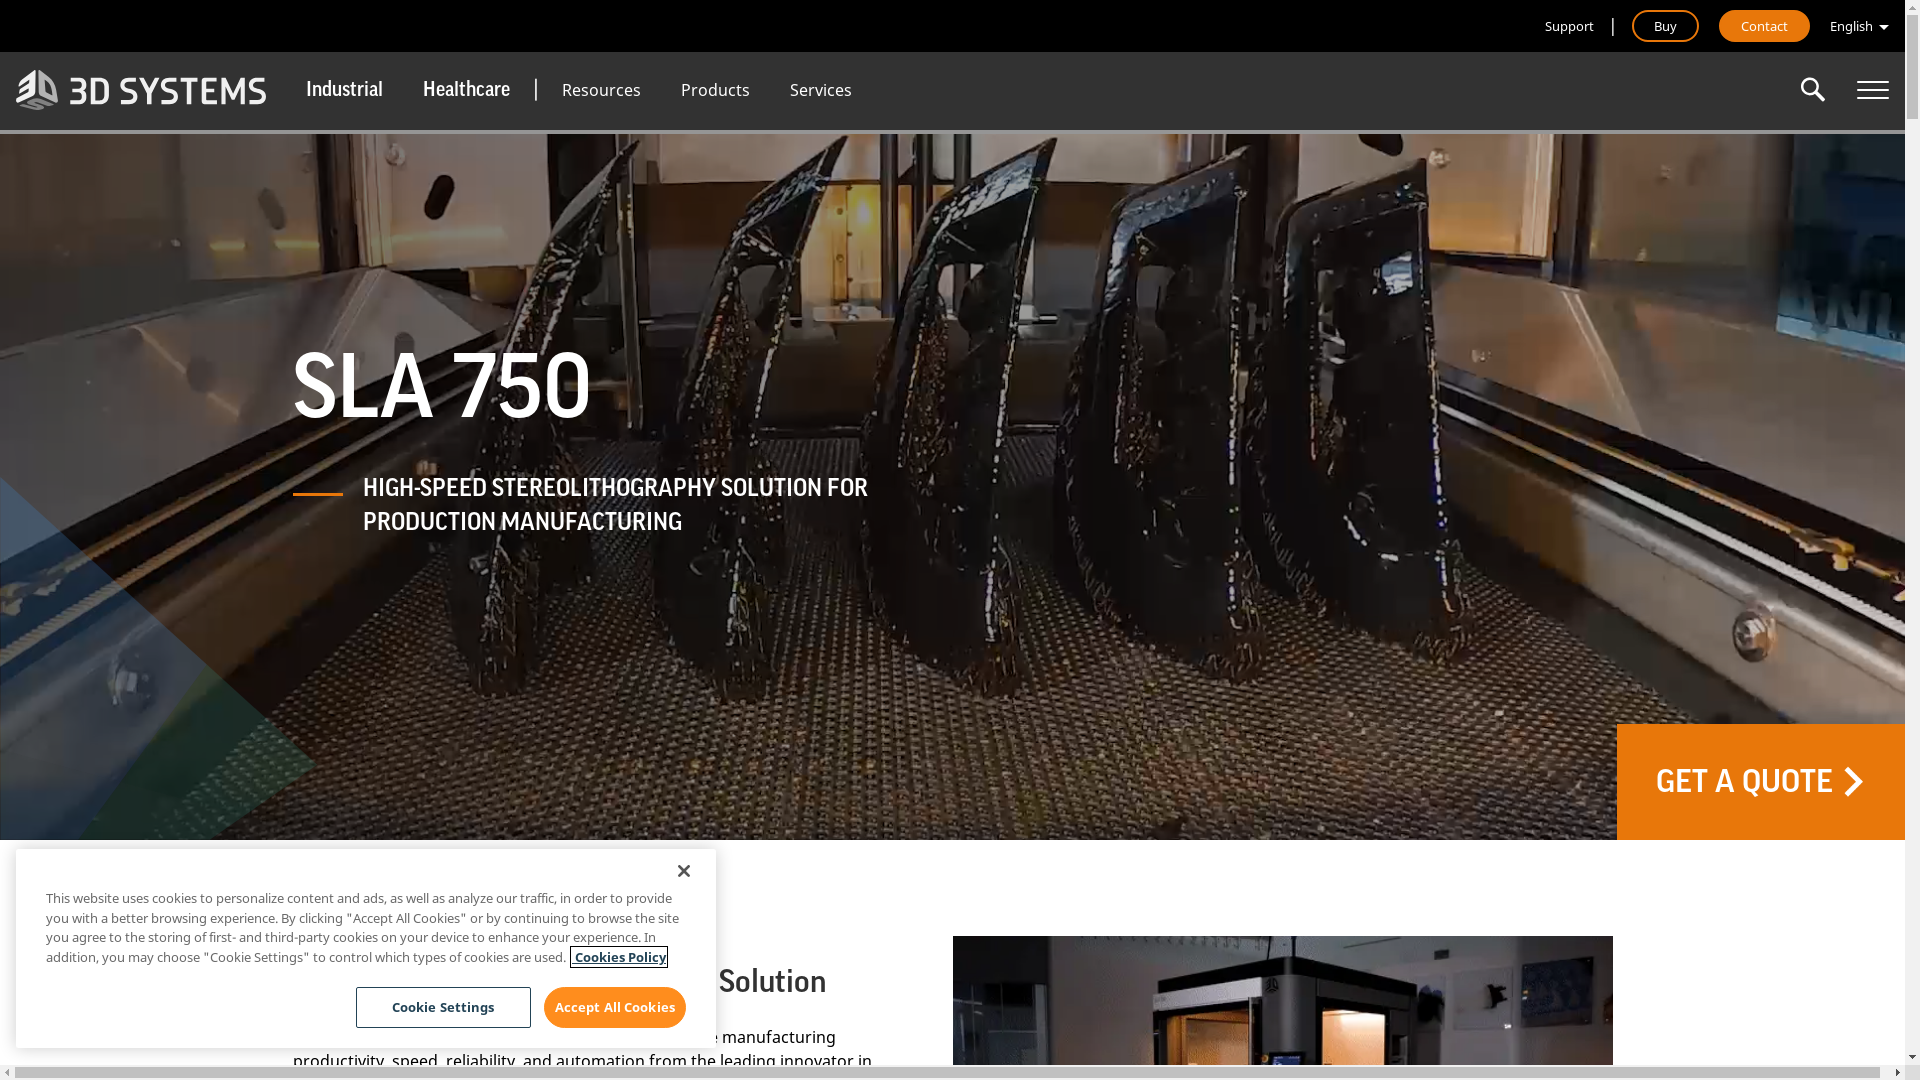  Describe the element at coordinates (1764, 26) in the screenshot. I see `'Contact'` at that location.